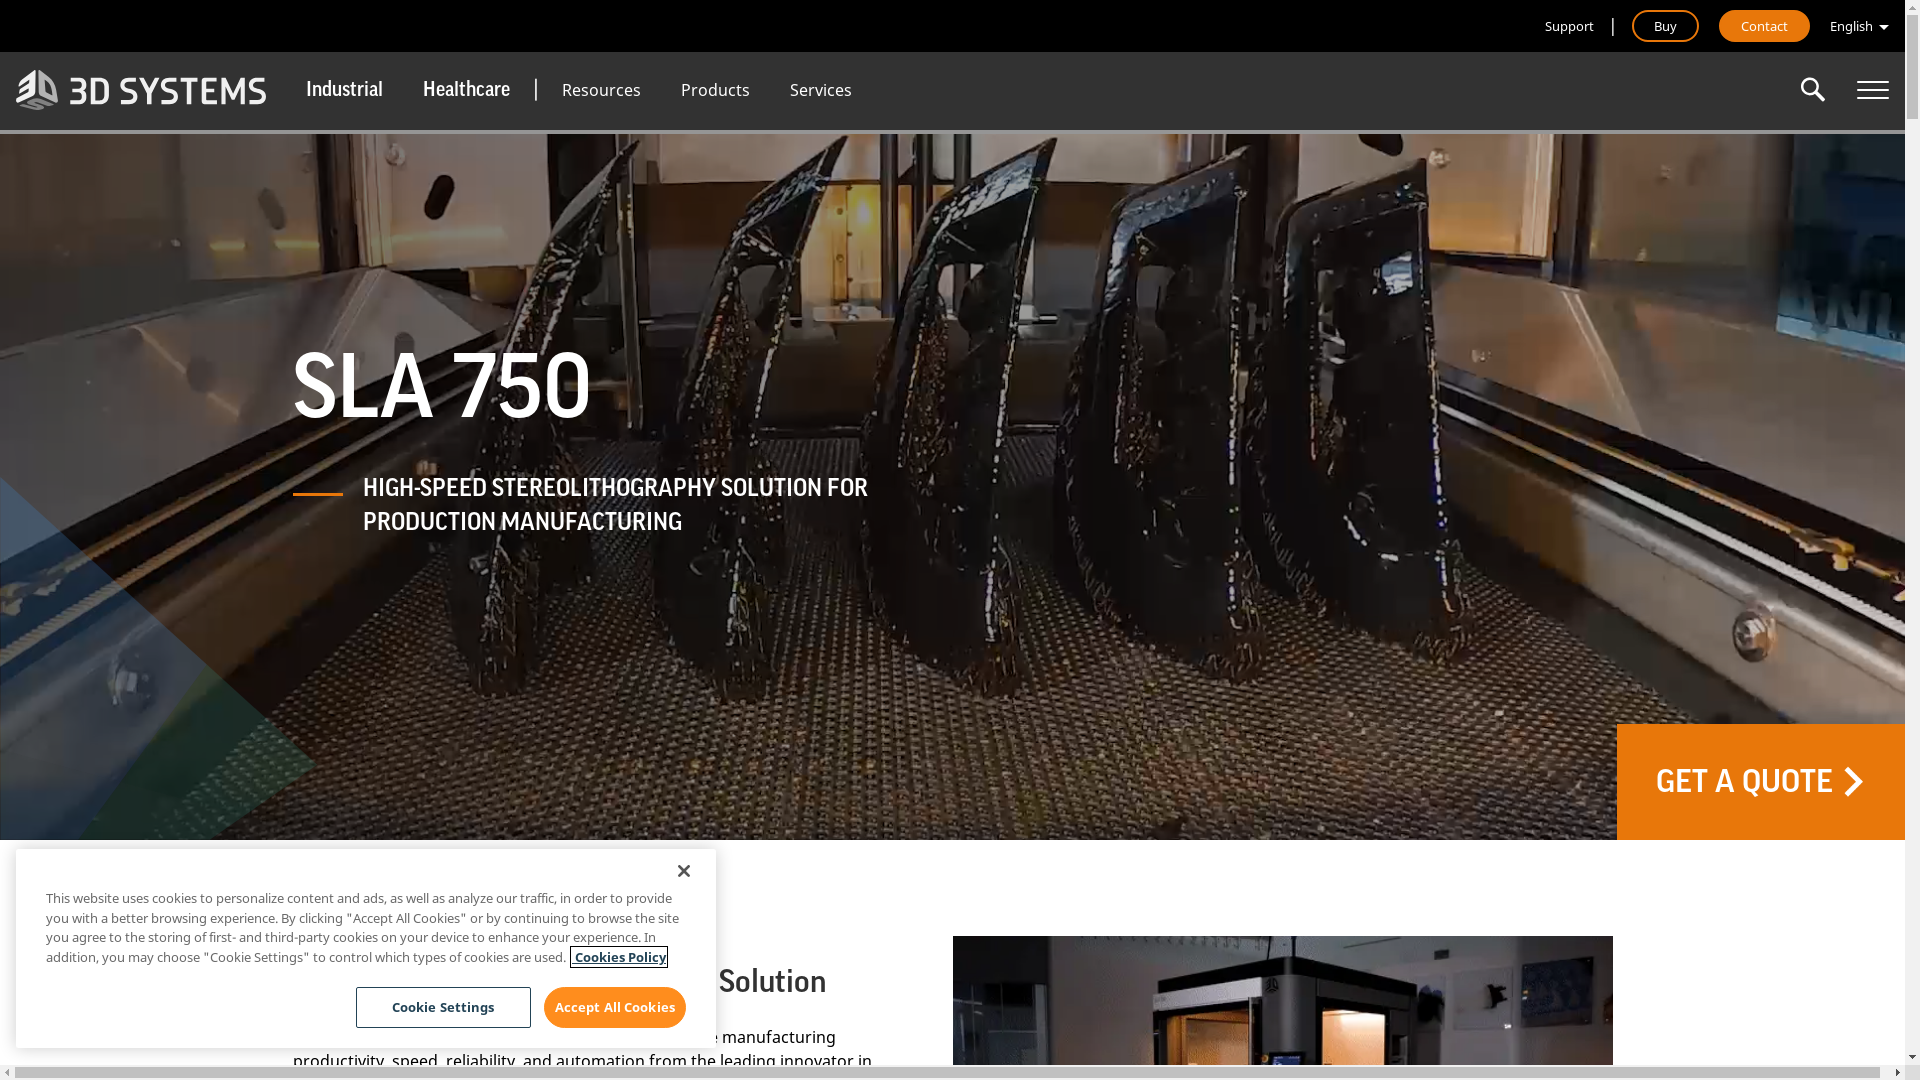  Describe the element at coordinates (1764, 26) in the screenshot. I see `'Contact'` at that location.